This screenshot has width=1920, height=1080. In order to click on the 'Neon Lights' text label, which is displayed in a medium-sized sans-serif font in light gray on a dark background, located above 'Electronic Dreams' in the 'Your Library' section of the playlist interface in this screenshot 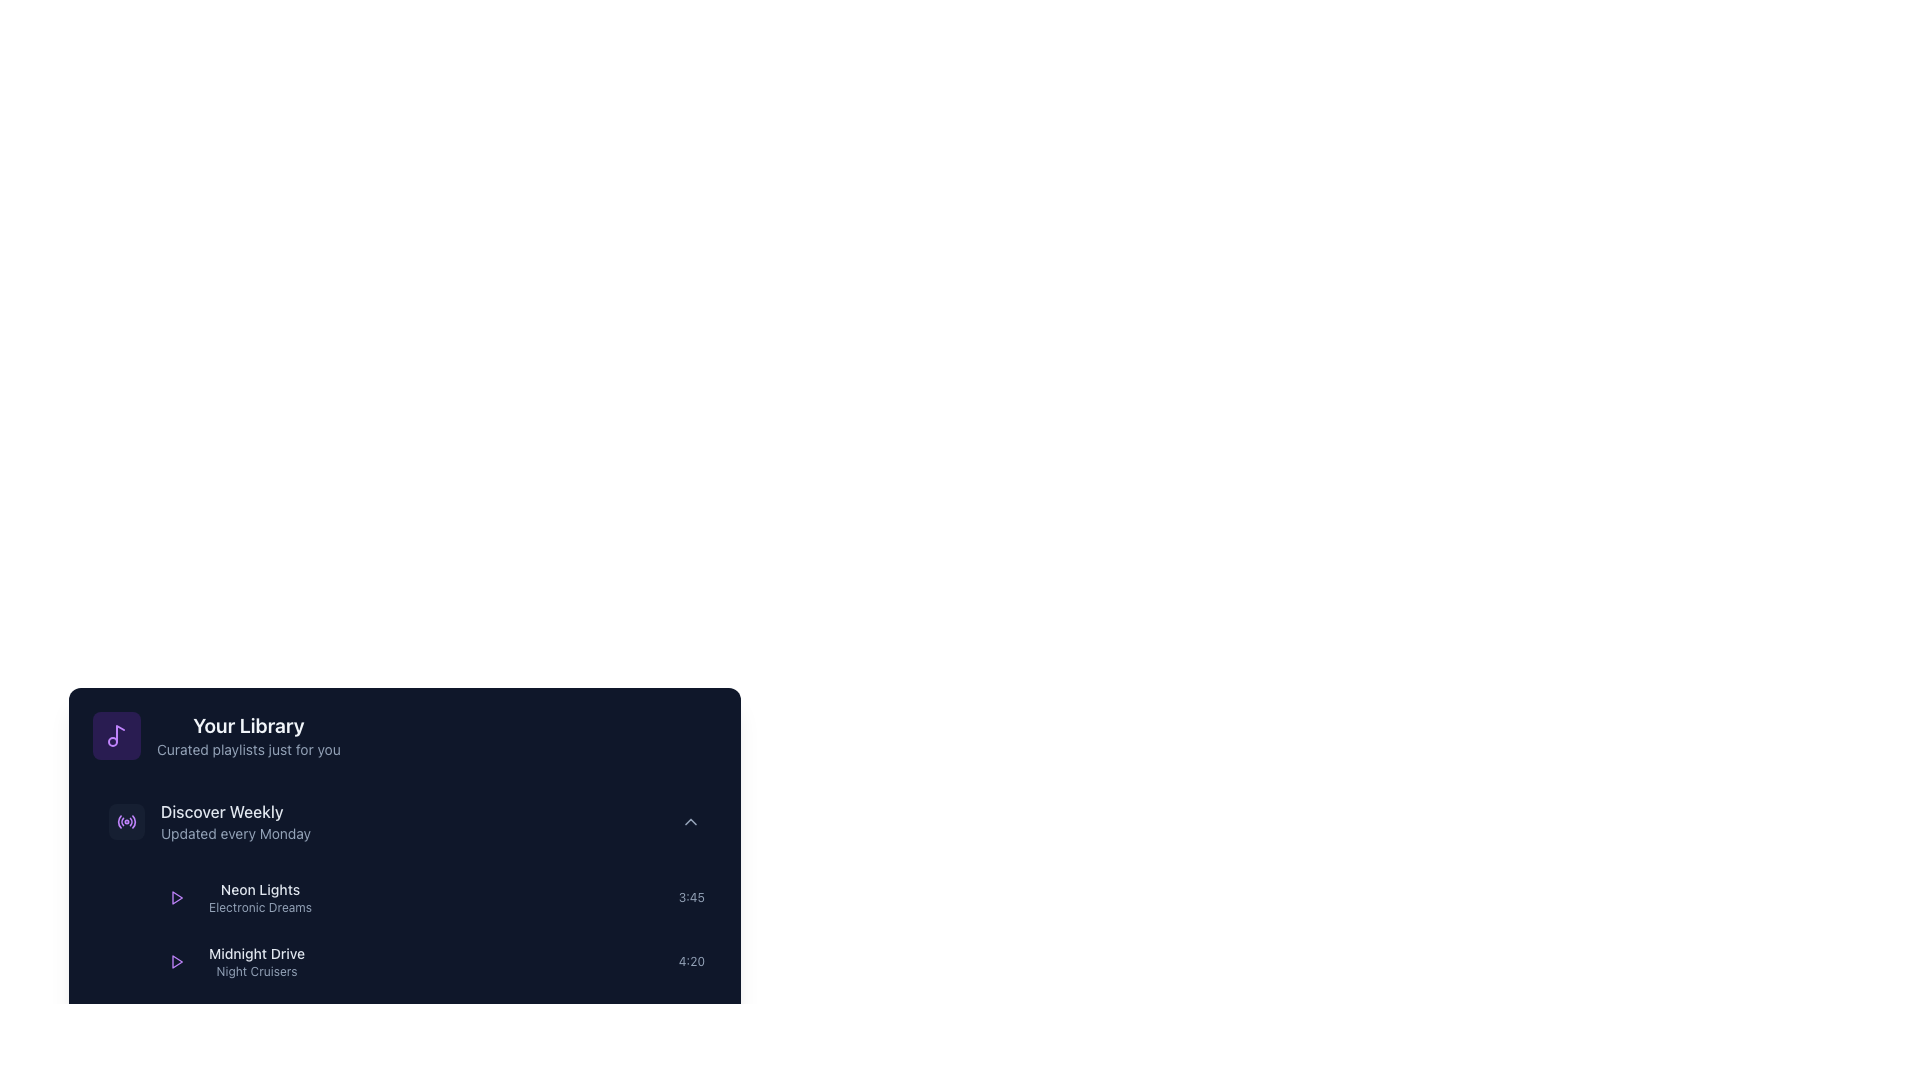, I will do `click(259, 889)`.